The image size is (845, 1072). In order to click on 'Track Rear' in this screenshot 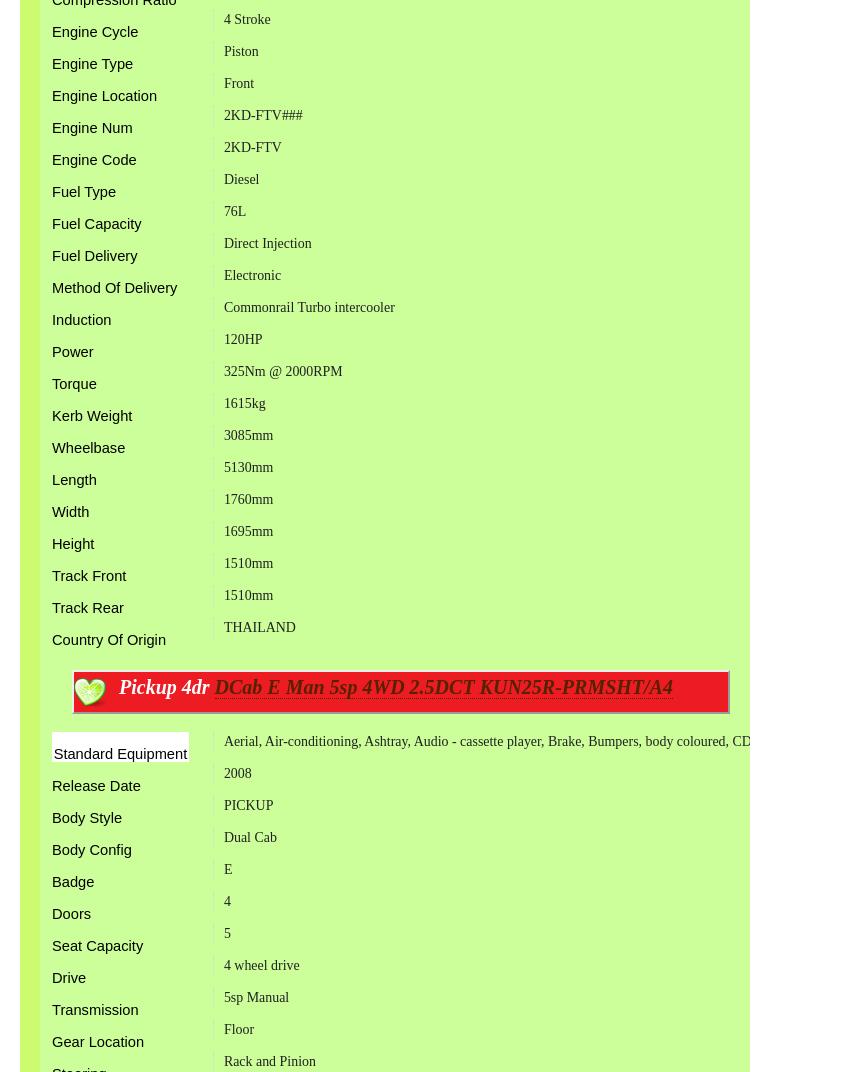, I will do `click(87, 606)`.